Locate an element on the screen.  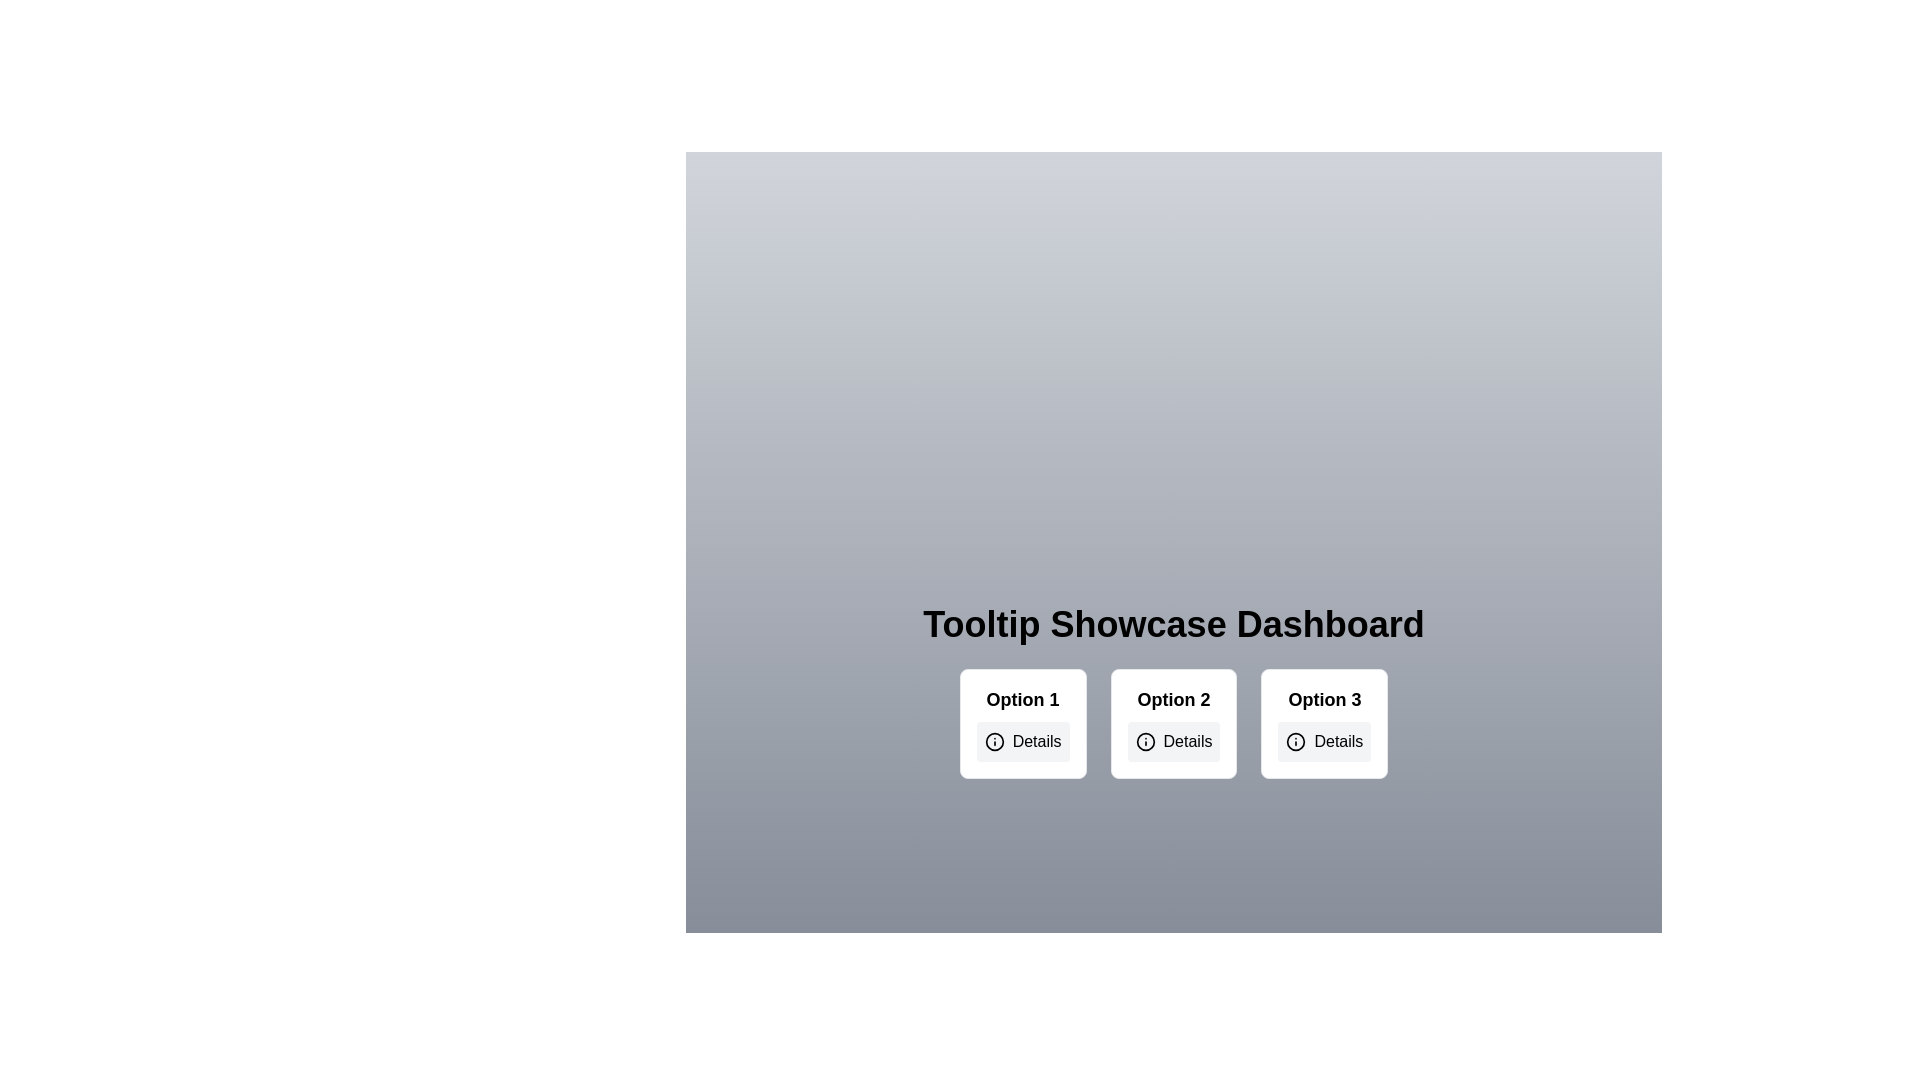
the information icon, which is a circular contour located inside the leftmost detail button beneath the 'Option 1' header is located at coordinates (994, 741).